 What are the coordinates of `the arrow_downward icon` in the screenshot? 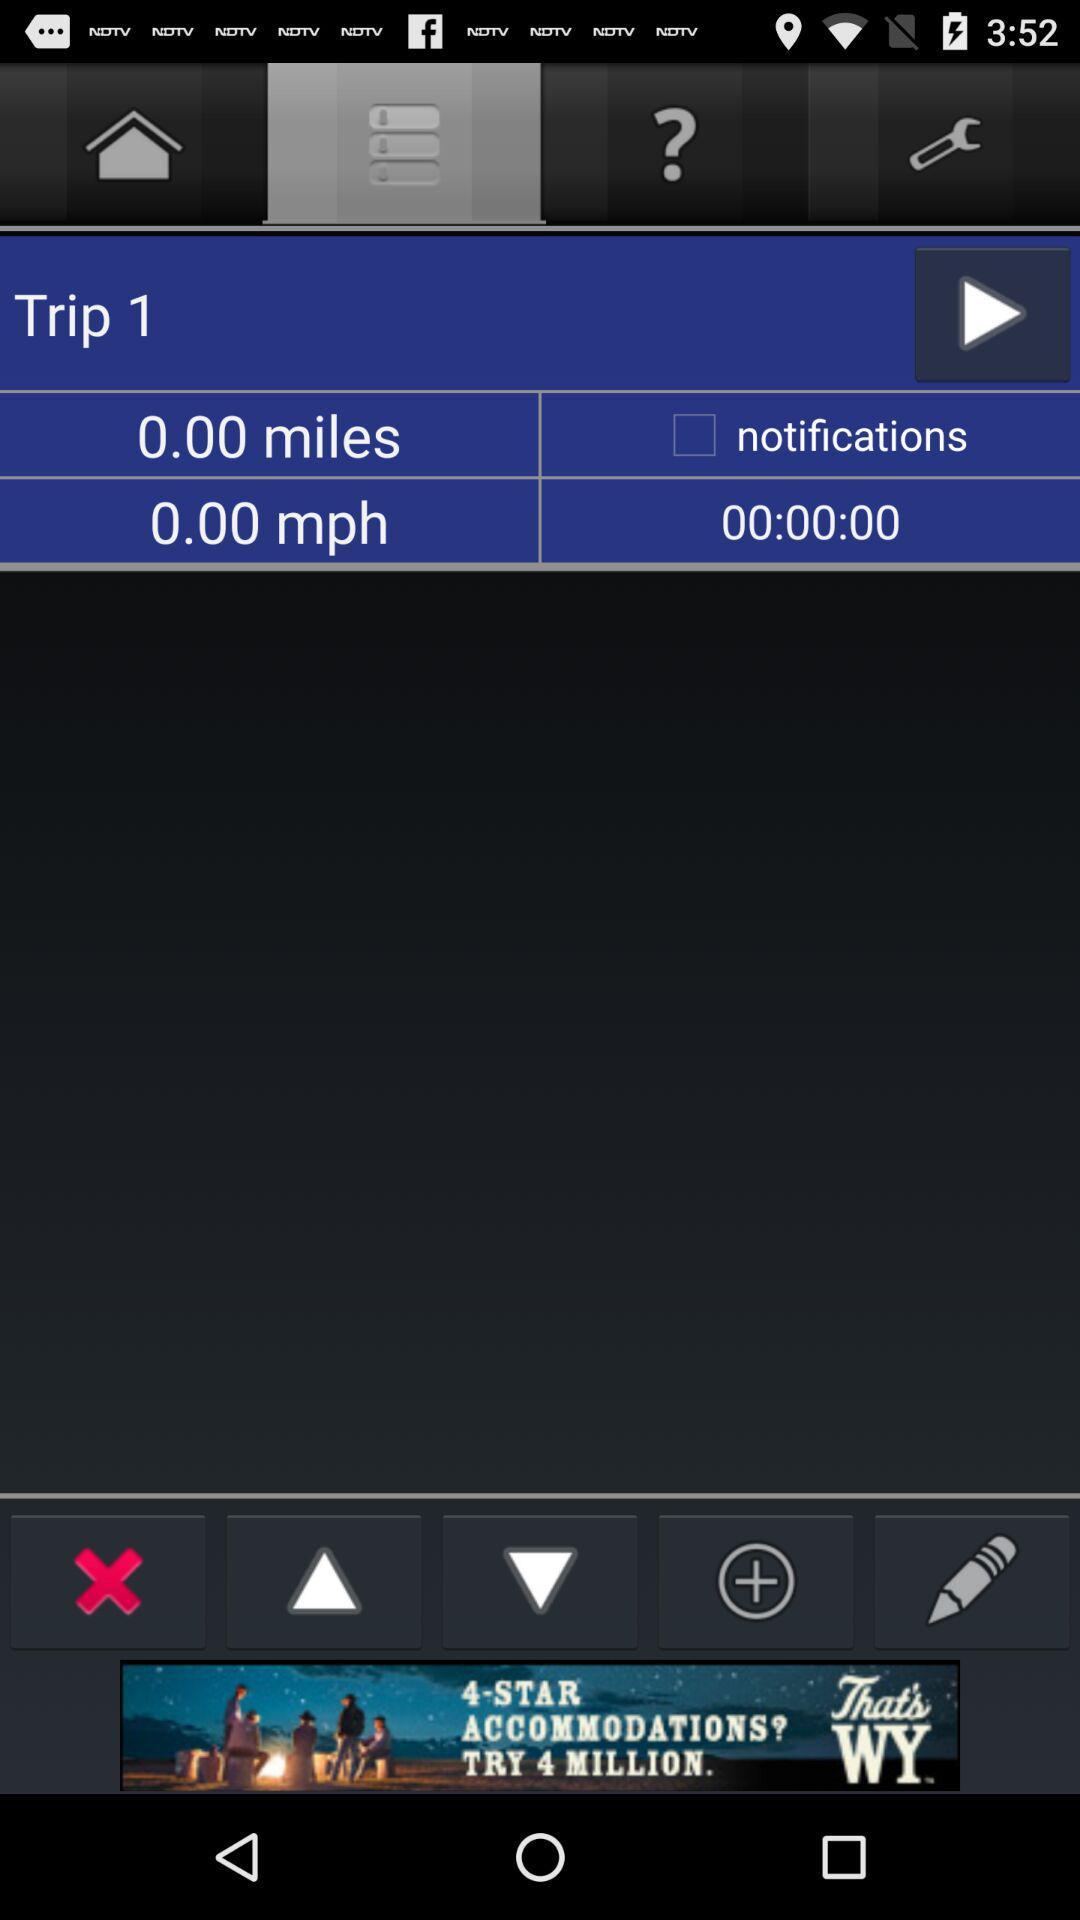 It's located at (540, 1690).